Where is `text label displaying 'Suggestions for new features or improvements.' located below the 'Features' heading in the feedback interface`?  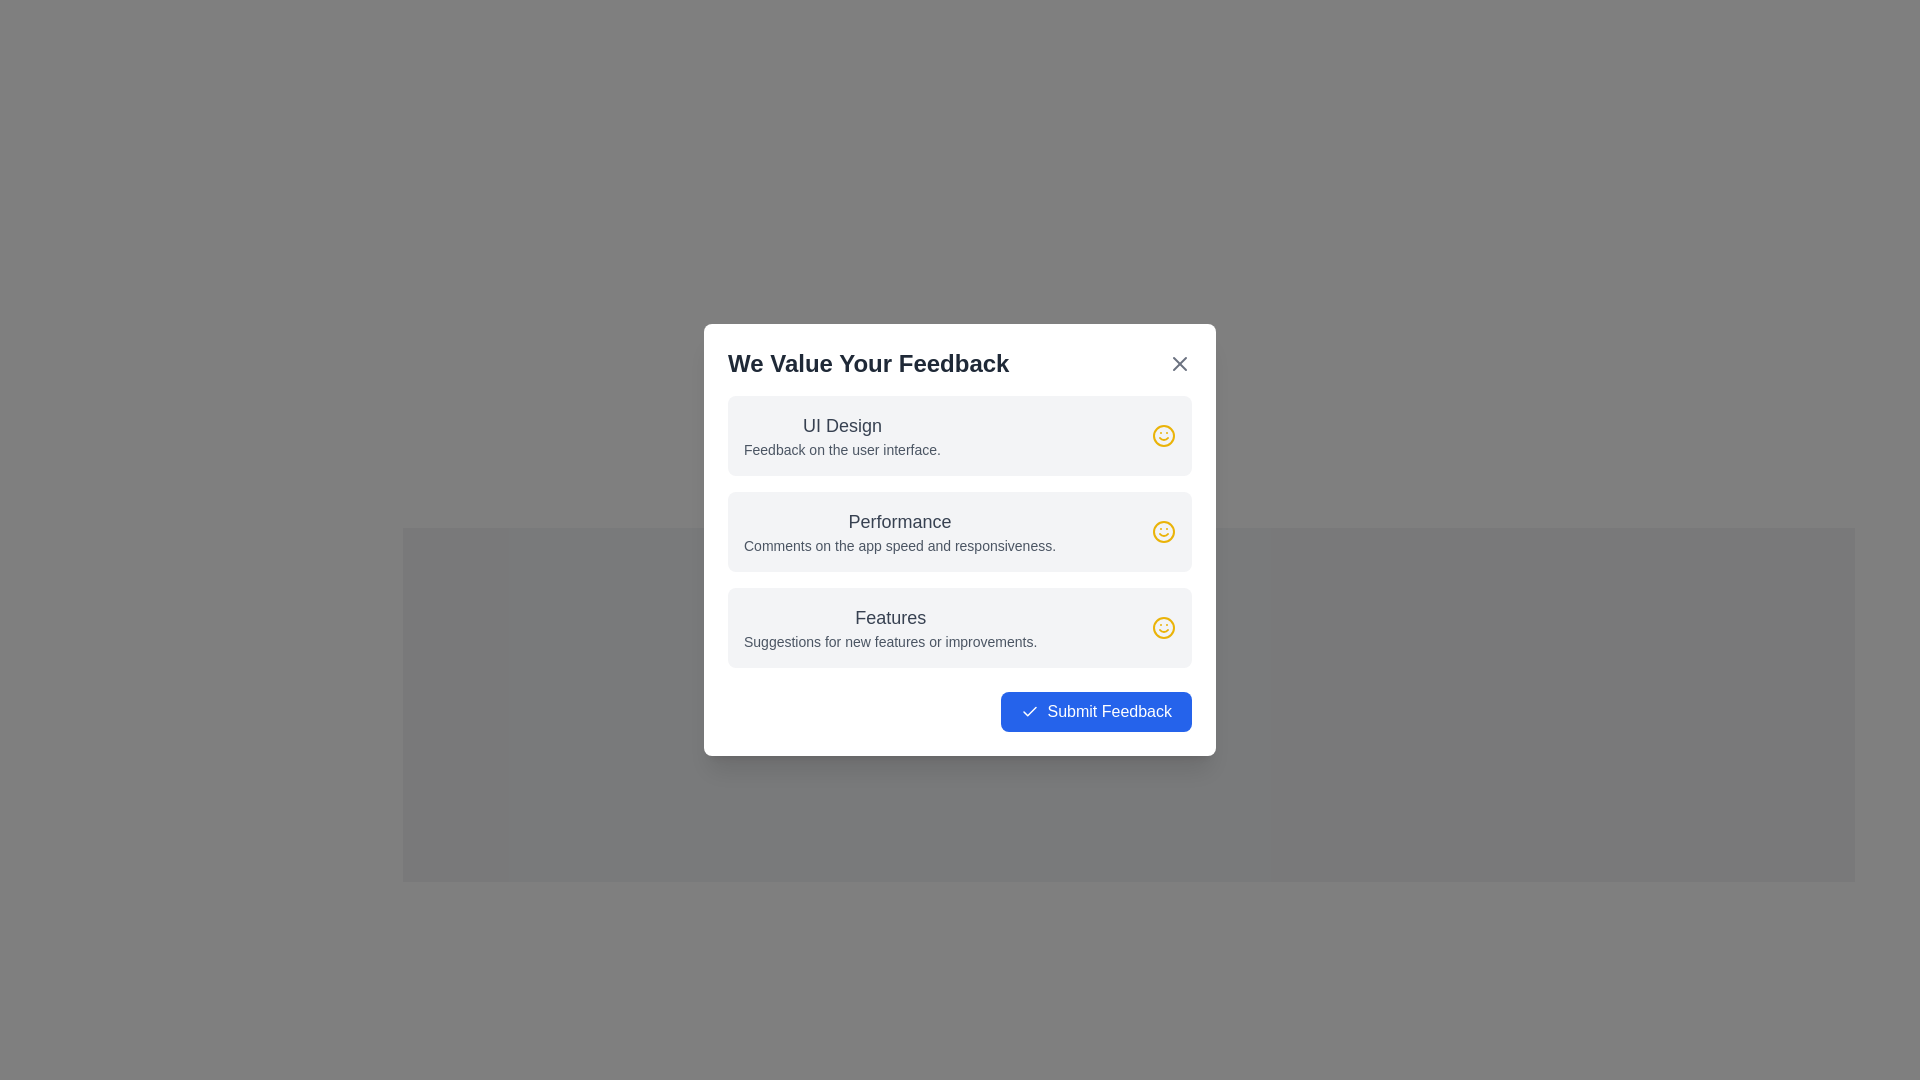
text label displaying 'Suggestions for new features or improvements.' located below the 'Features' heading in the feedback interface is located at coordinates (889, 641).